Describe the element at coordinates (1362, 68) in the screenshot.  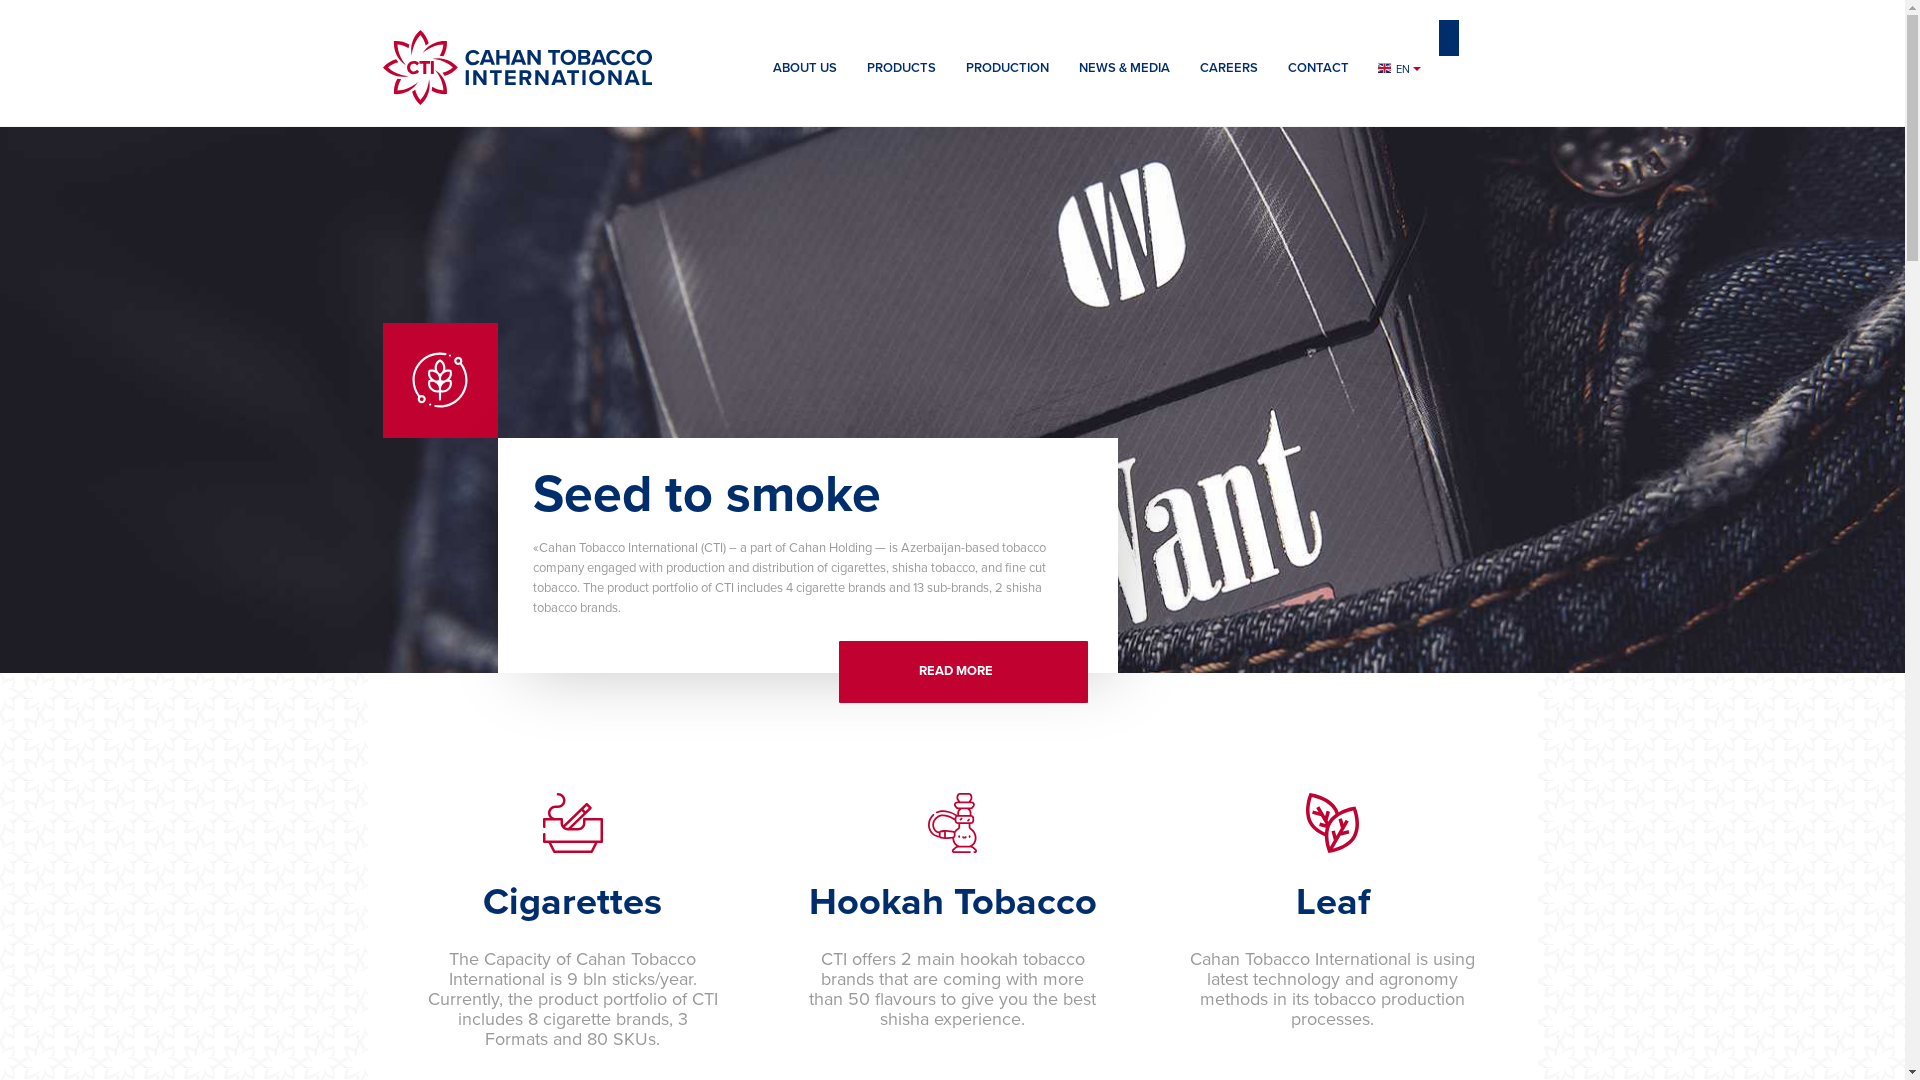
I see `'EN'` at that location.